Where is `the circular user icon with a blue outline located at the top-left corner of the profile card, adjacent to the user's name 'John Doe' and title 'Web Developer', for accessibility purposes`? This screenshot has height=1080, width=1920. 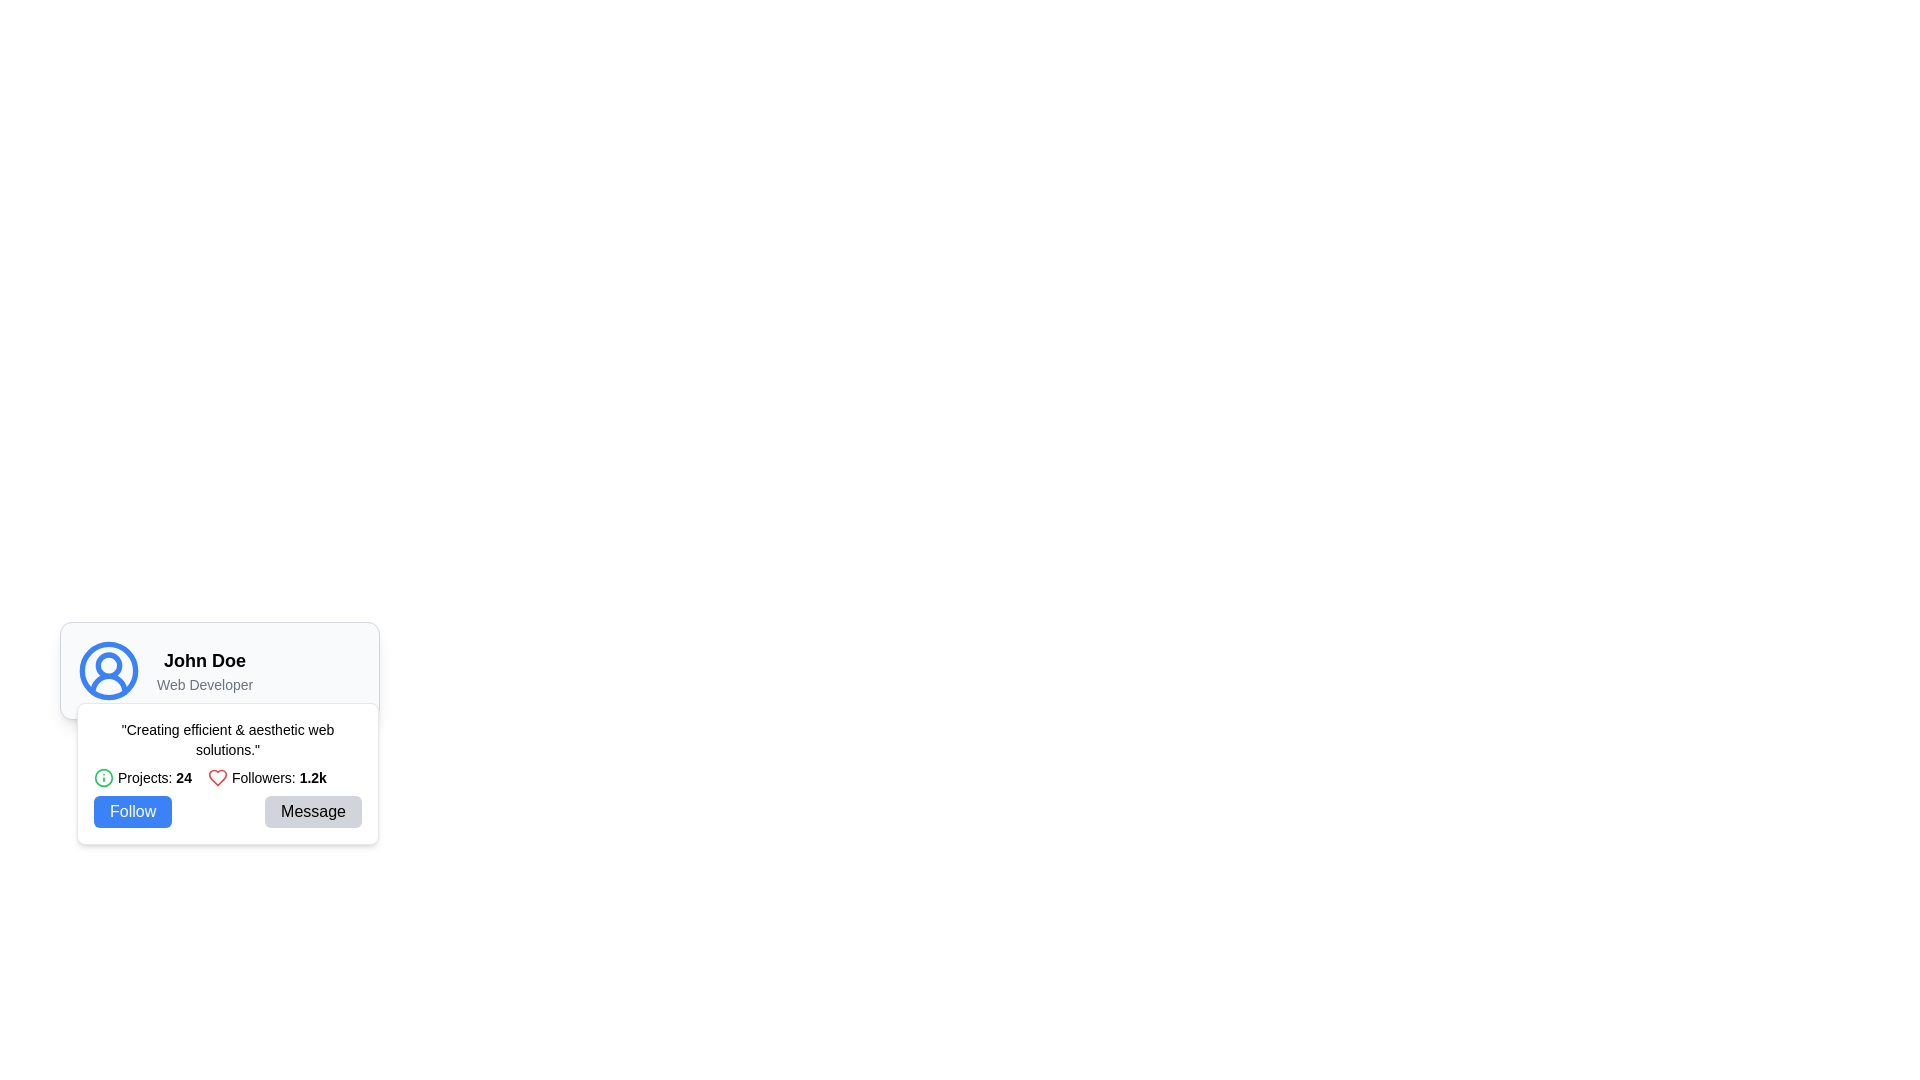
the circular user icon with a blue outline located at the top-left corner of the profile card, adjacent to the user's name 'John Doe' and title 'Web Developer', for accessibility purposes is located at coordinates (108, 671).